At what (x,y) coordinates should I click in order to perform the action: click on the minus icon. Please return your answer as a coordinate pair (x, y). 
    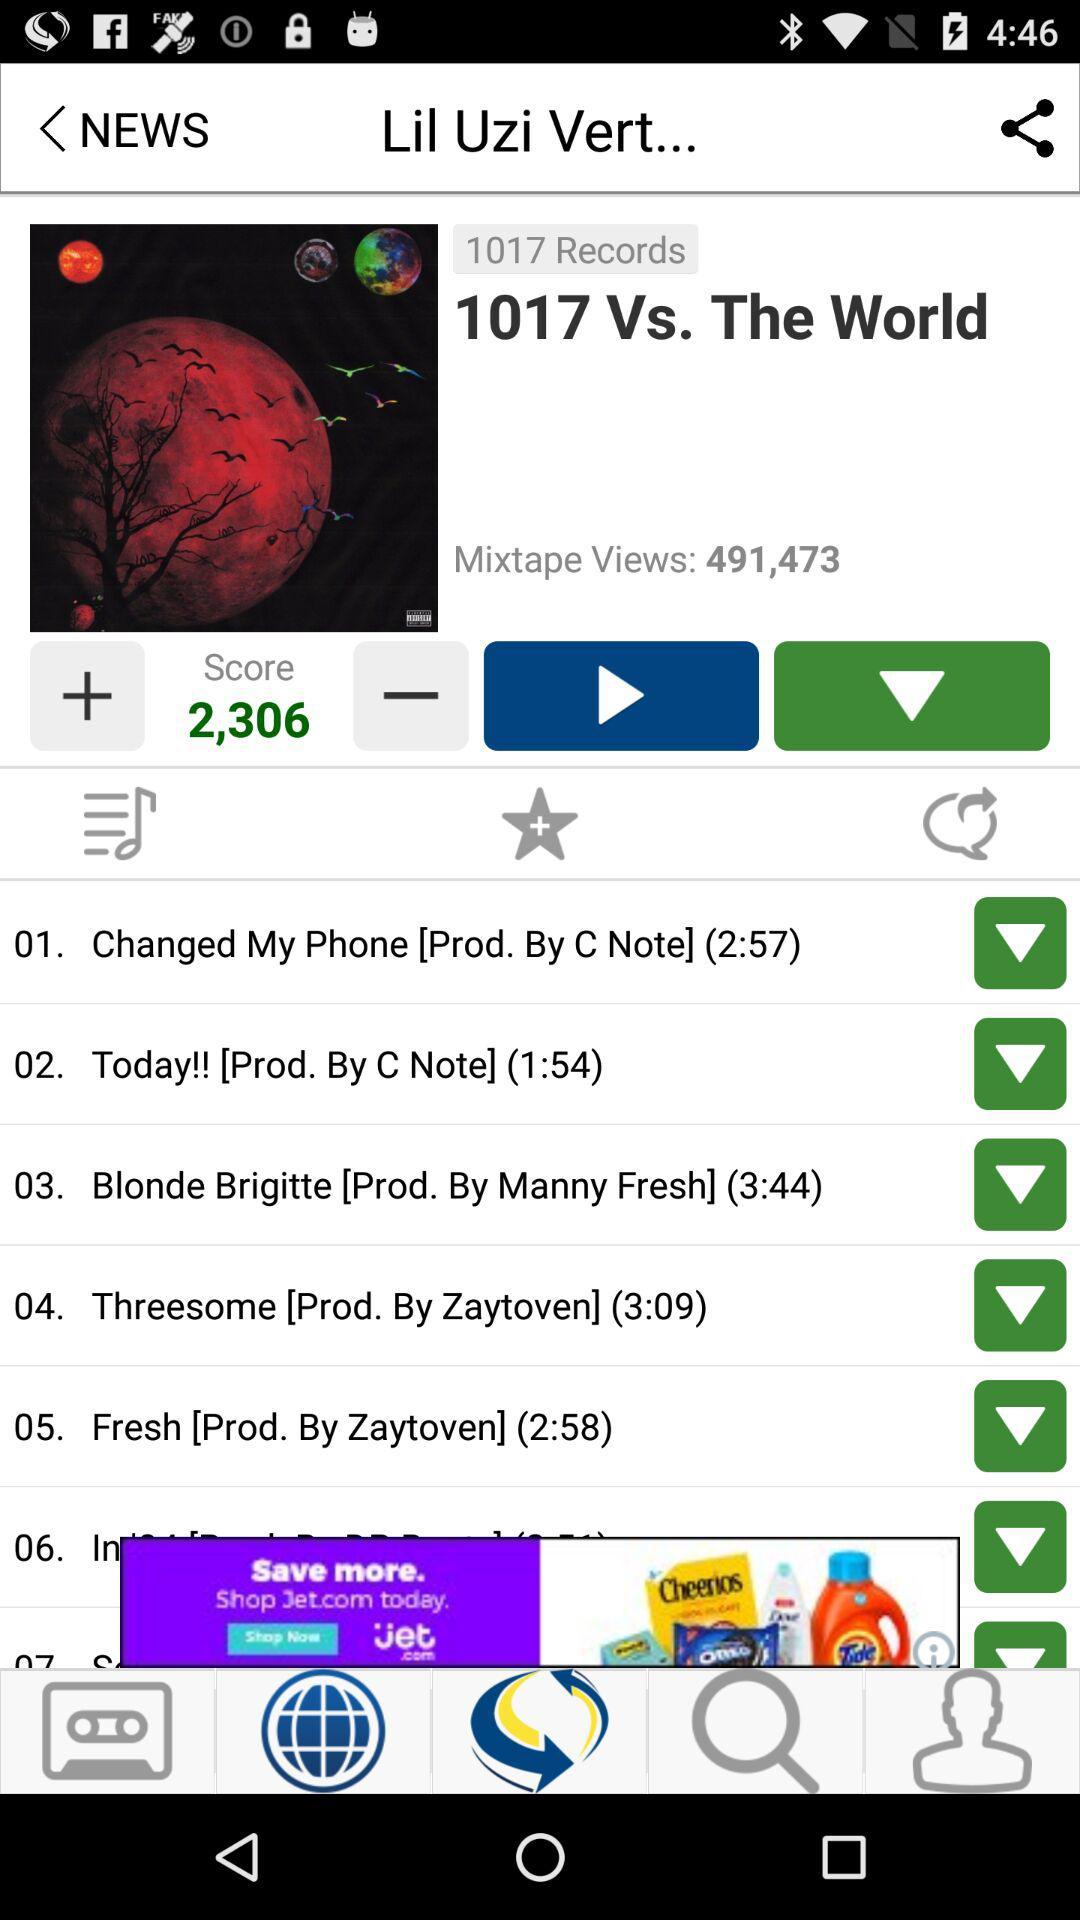
    Looking at the image, I should click on (410, 743).